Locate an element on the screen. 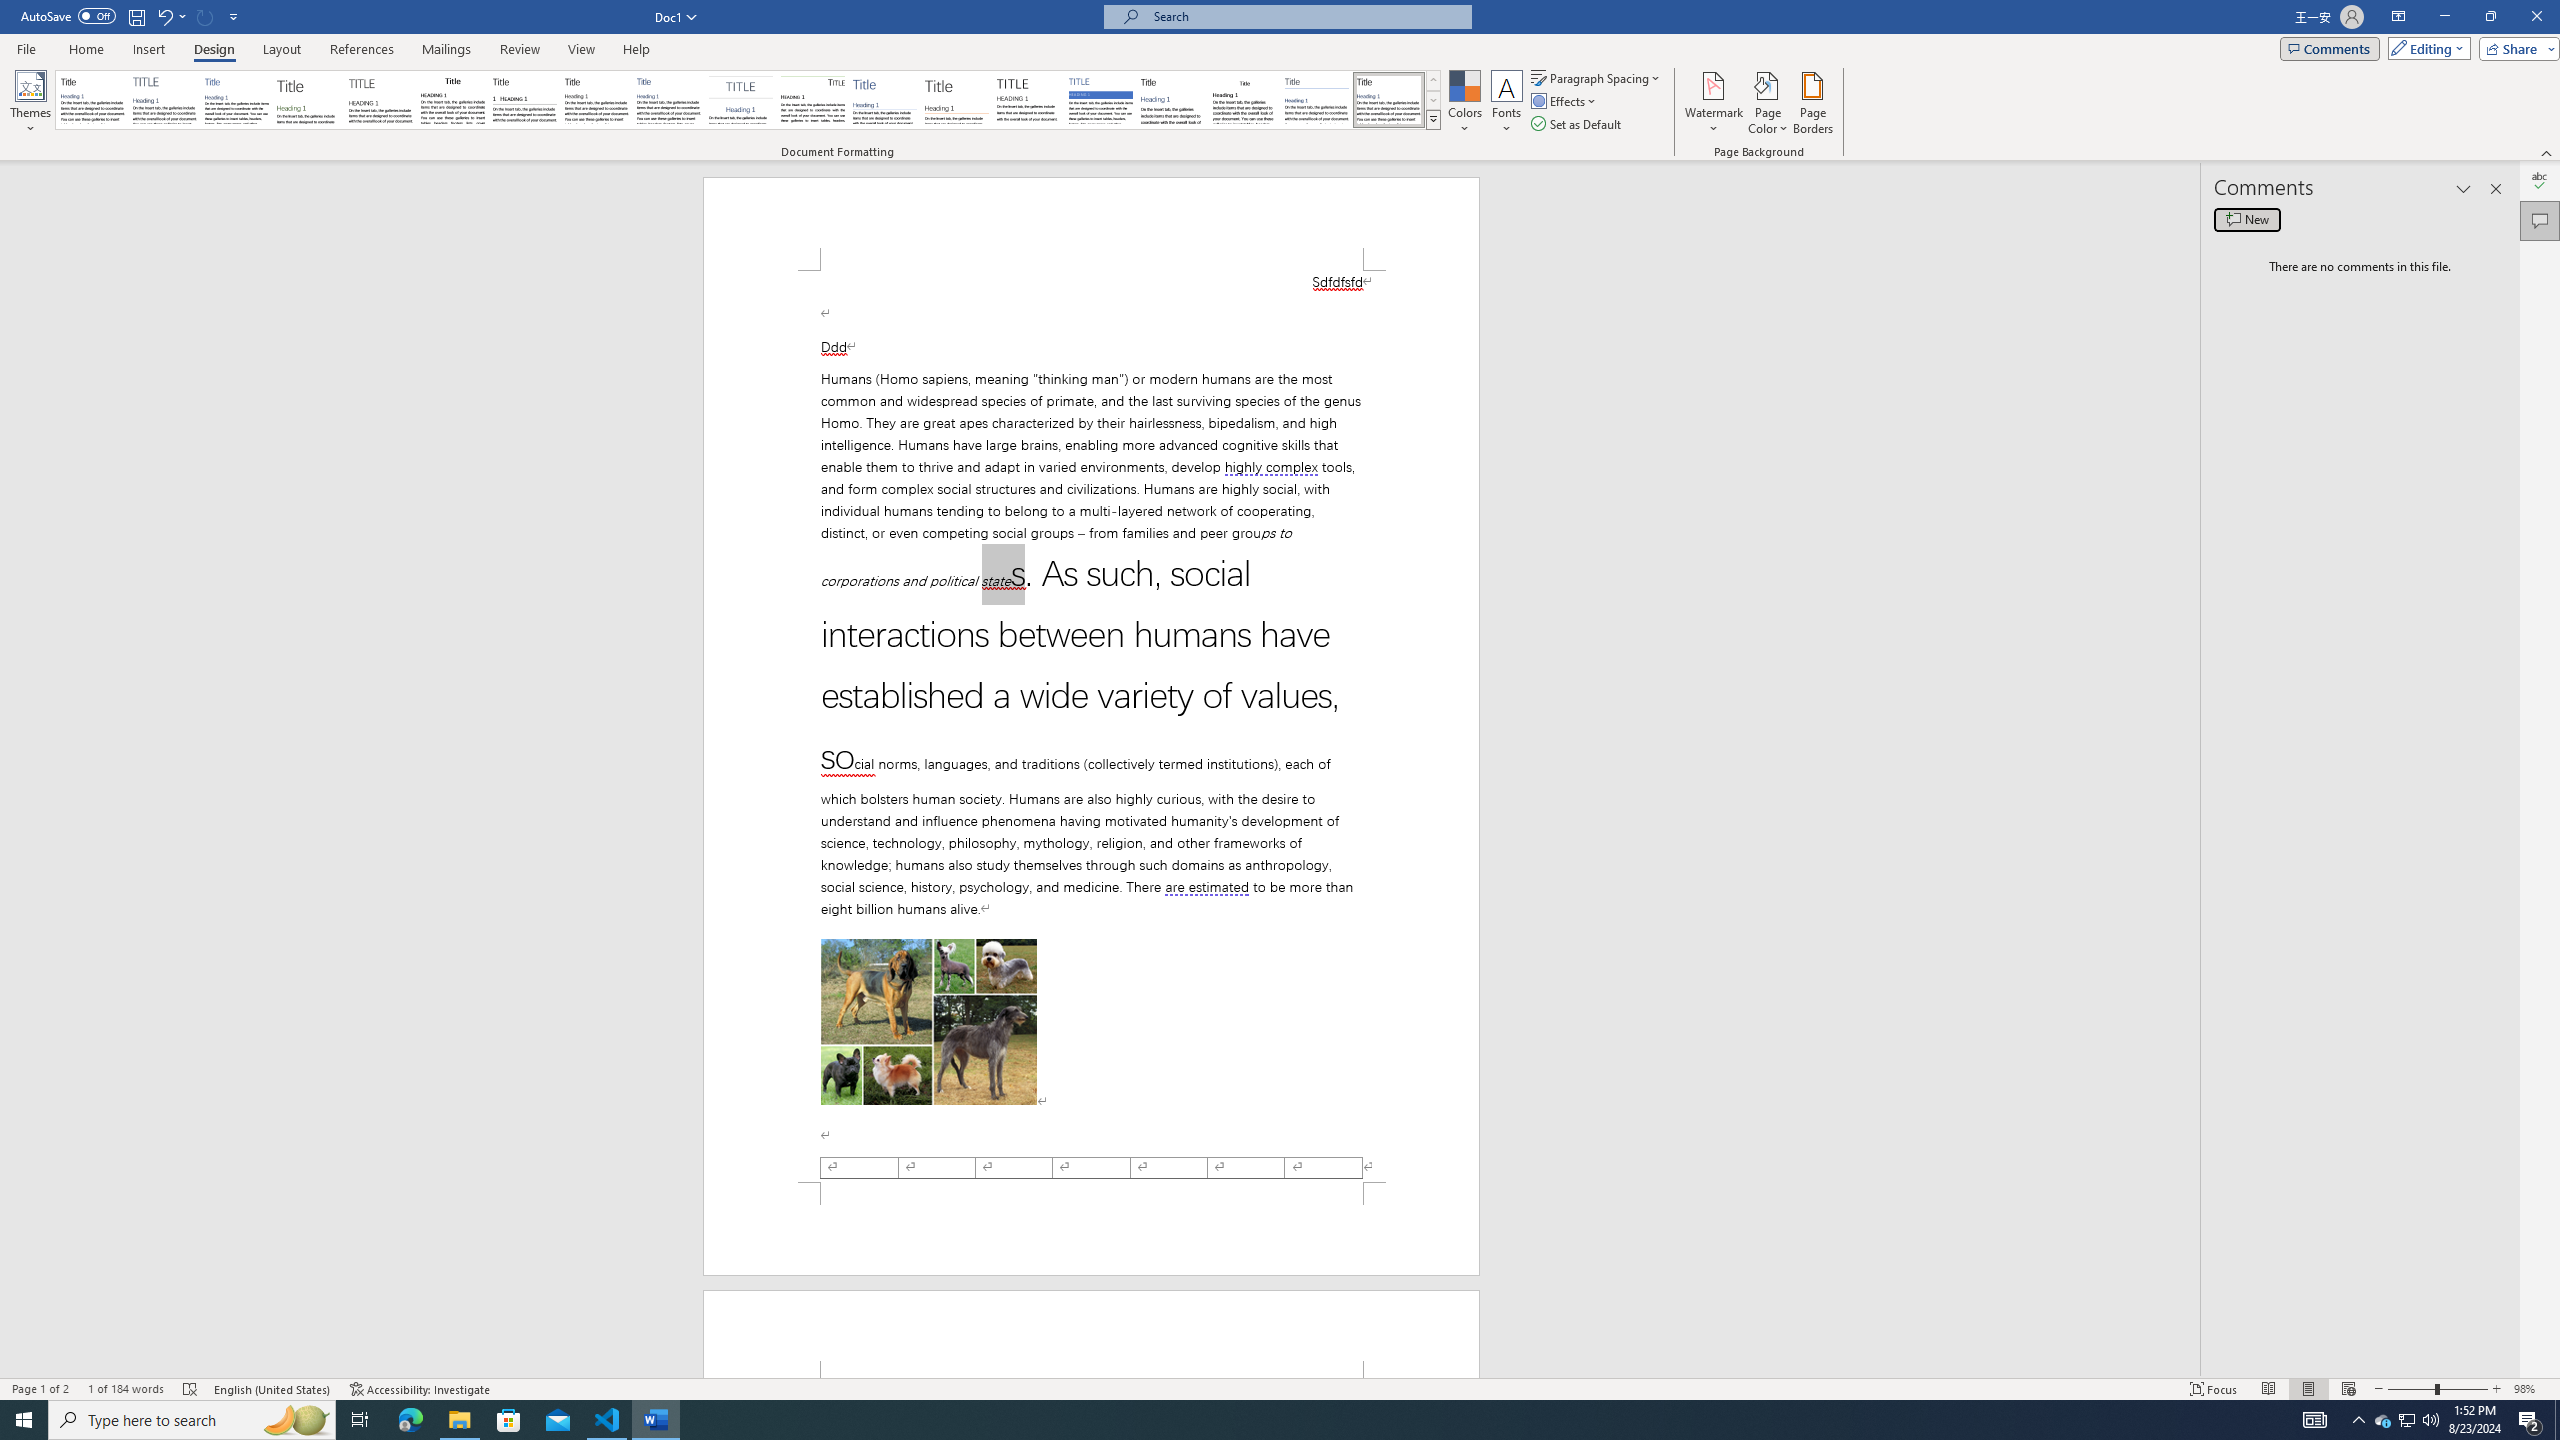  'Black & White (Word 2013)' is located at coordinates (595, 99).